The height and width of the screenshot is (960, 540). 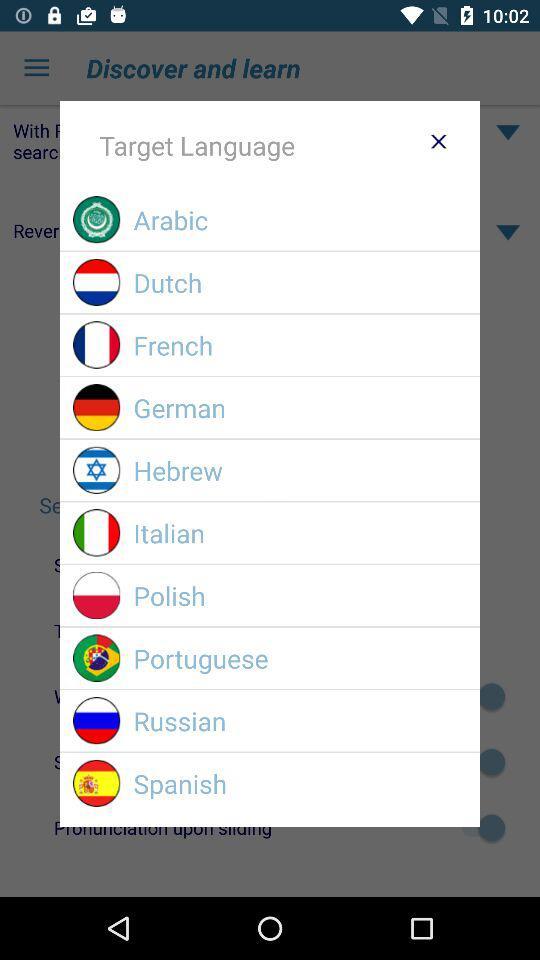 What do you see at coordinates (299, 219) in the screenshot?
I see `the icon below the target language icon` at bounding box center [299, 219].